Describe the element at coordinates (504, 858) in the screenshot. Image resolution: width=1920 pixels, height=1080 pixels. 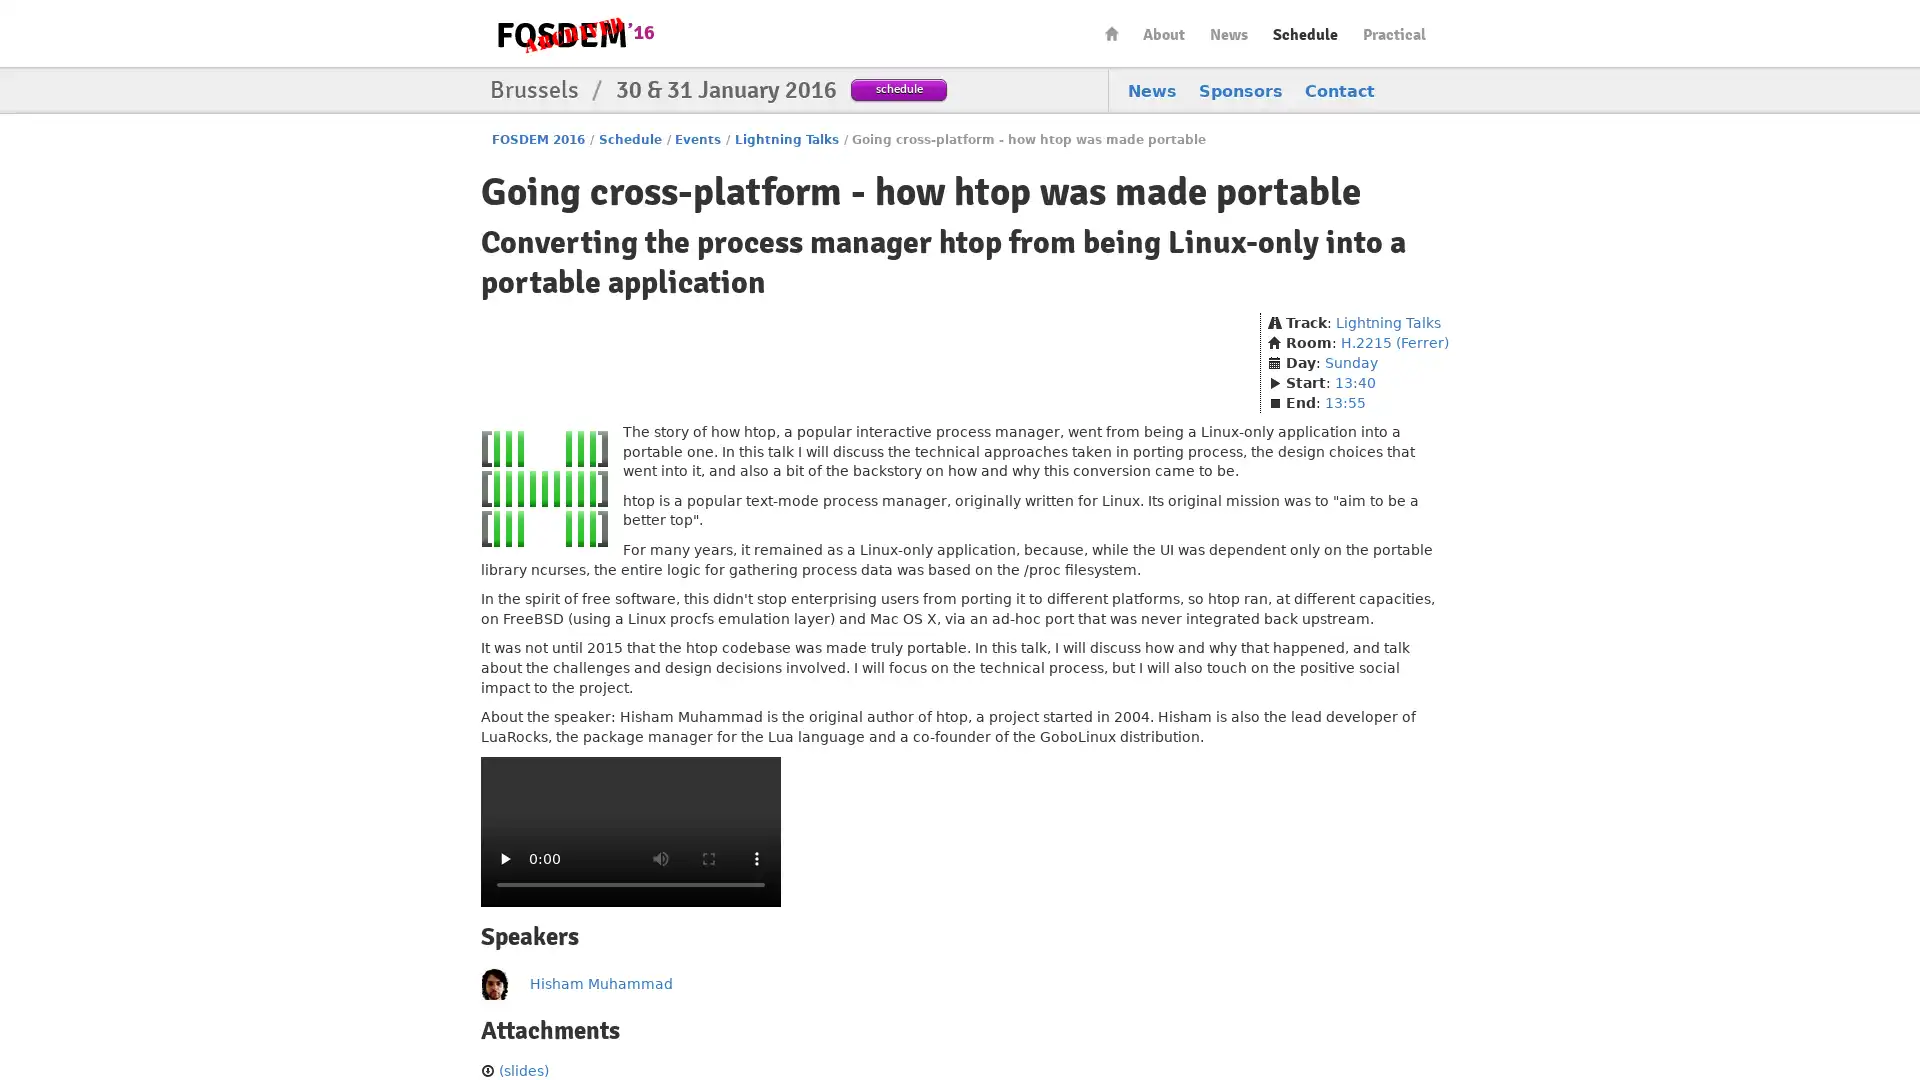
I see `play` at that location.